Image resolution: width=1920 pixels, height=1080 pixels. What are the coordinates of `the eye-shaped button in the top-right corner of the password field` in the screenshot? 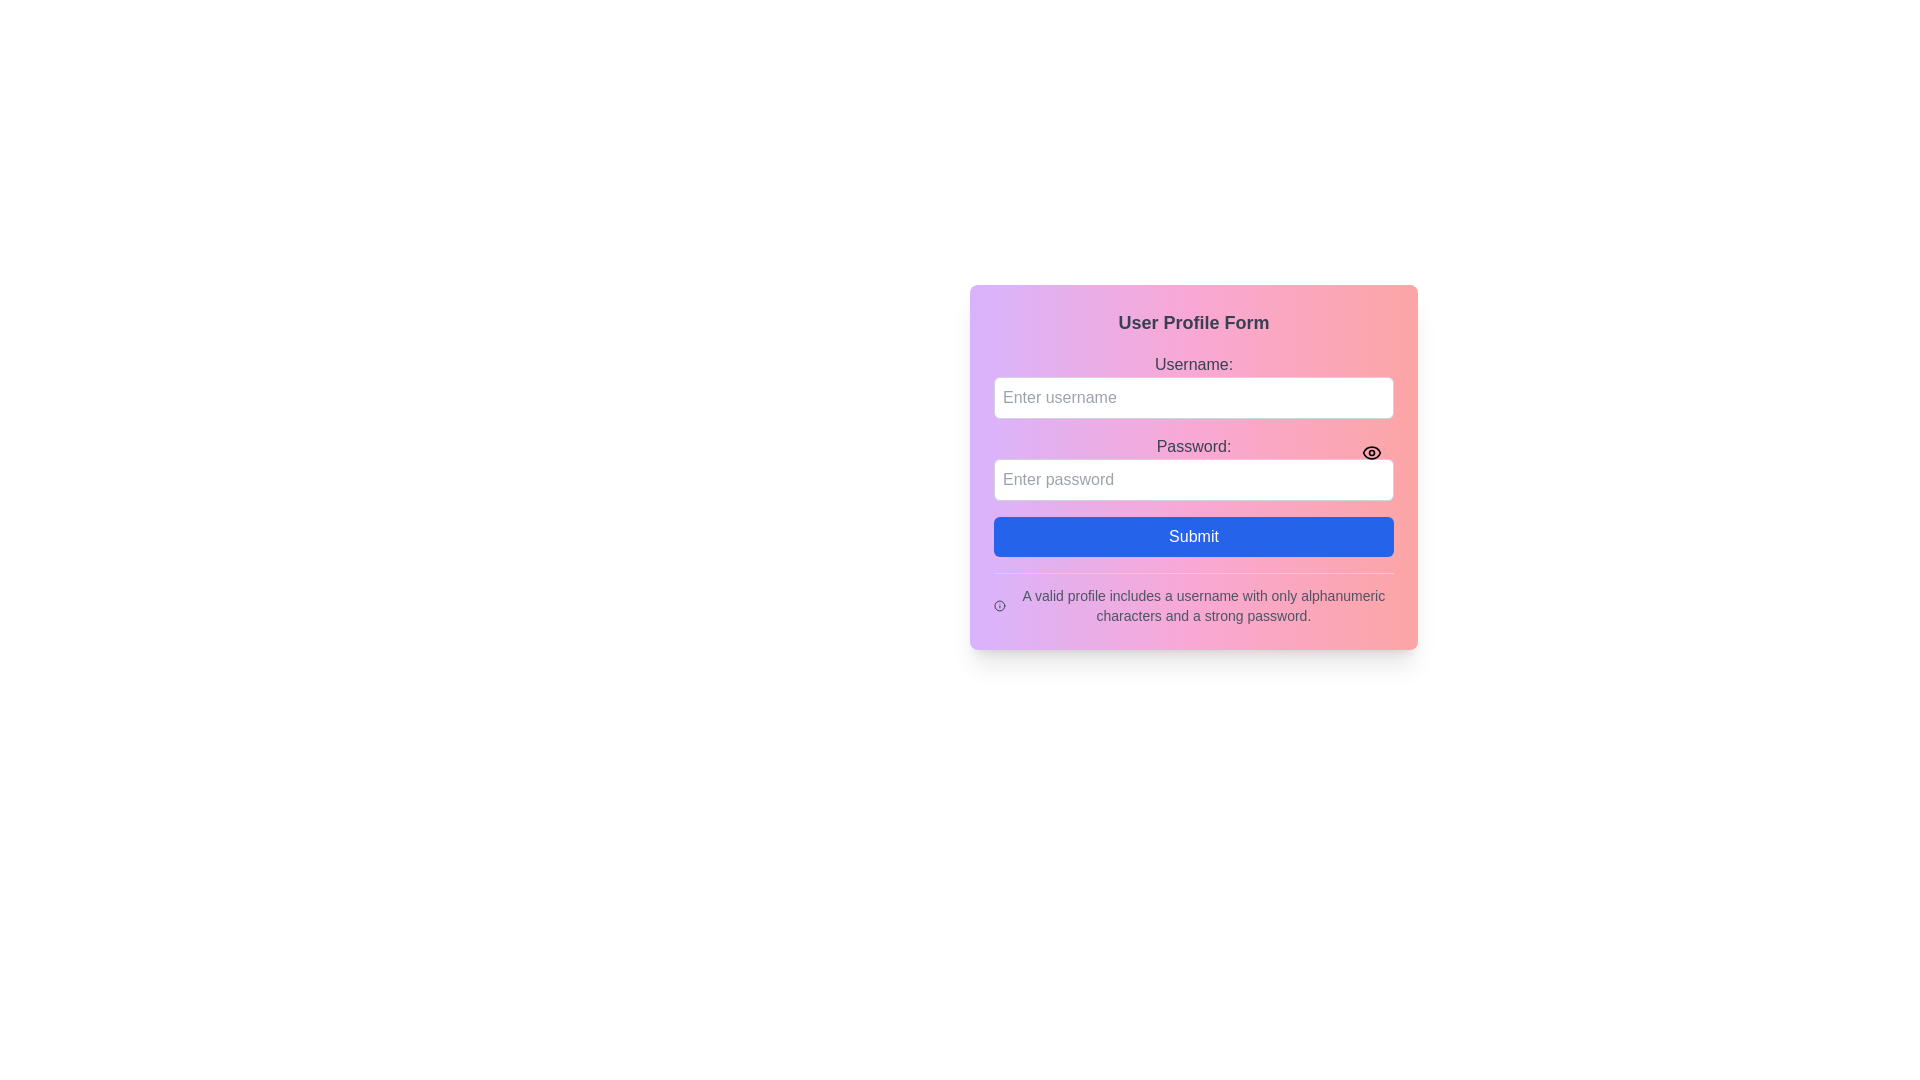 It's located at (1371, 452).